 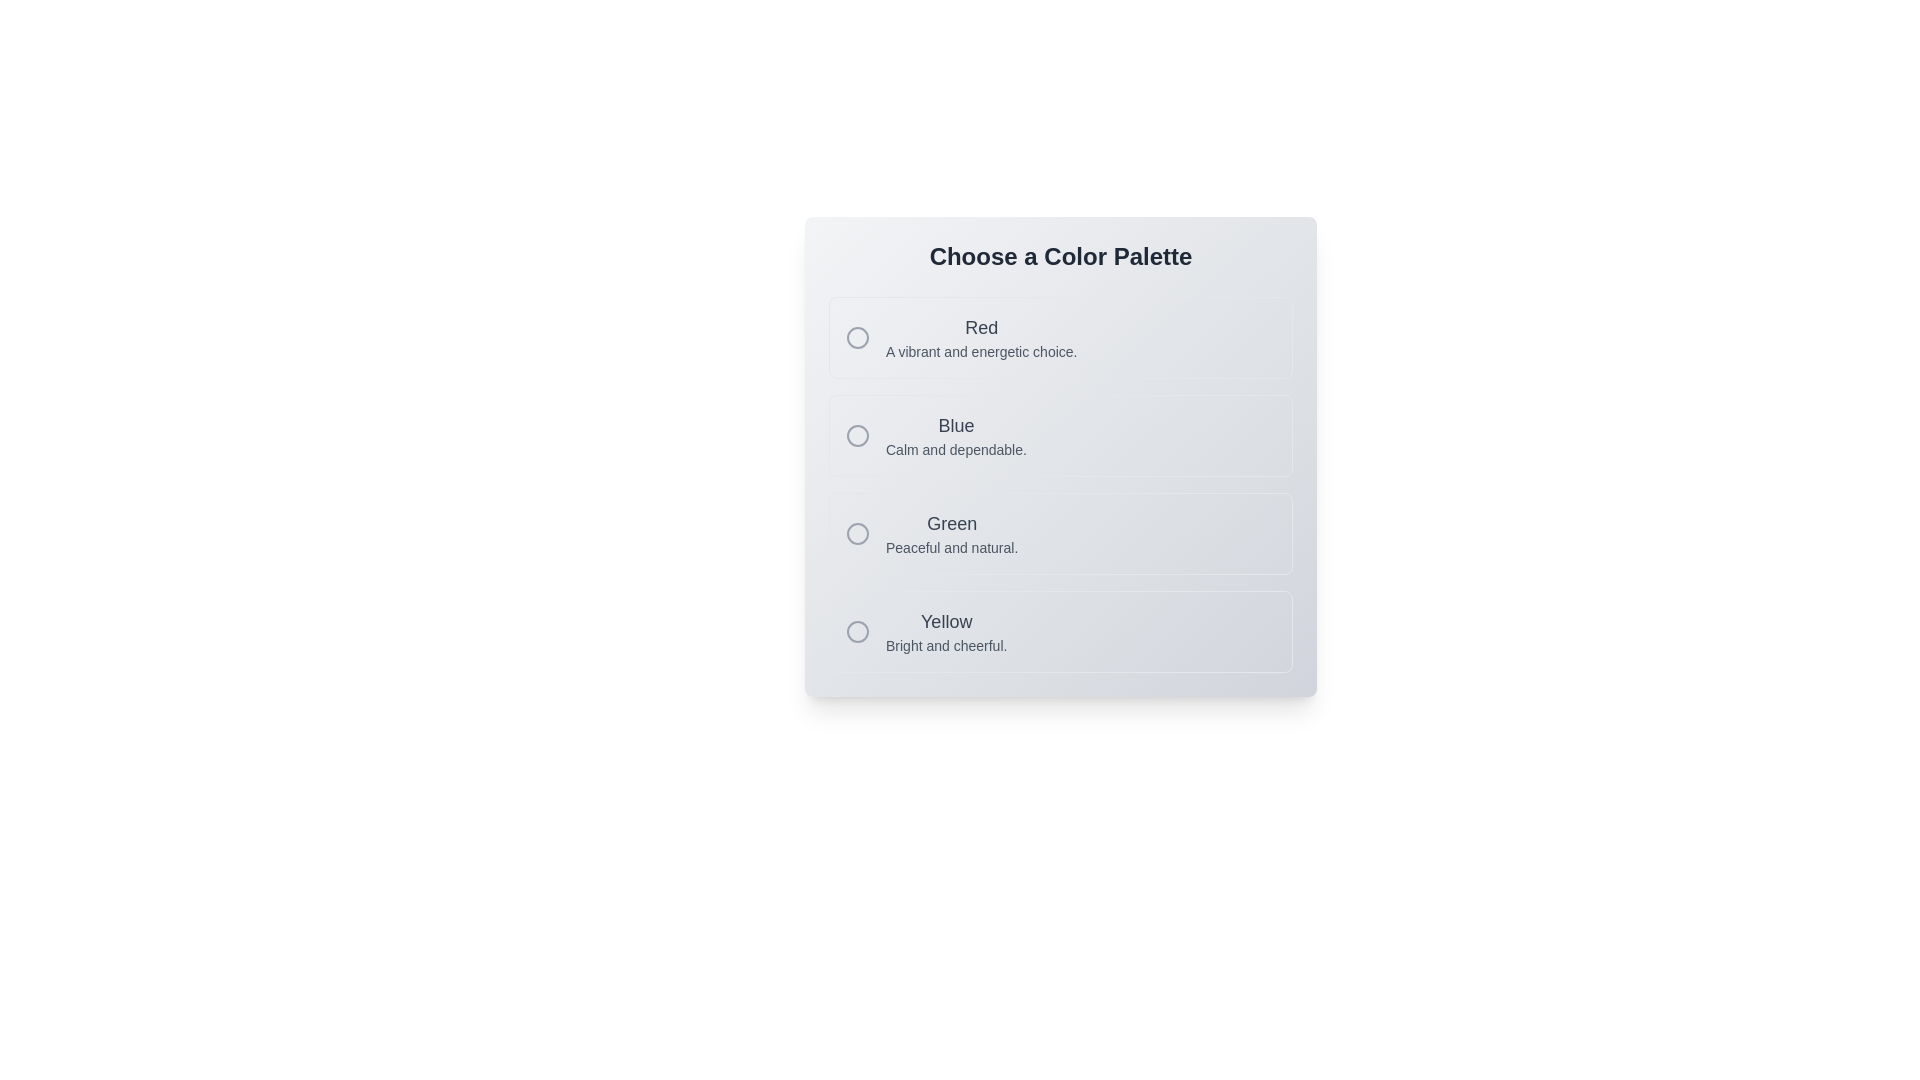 I want to click on the first selection option labeled 'Red' with a circular icon and descriptive text, so click(x=1059, y=337).